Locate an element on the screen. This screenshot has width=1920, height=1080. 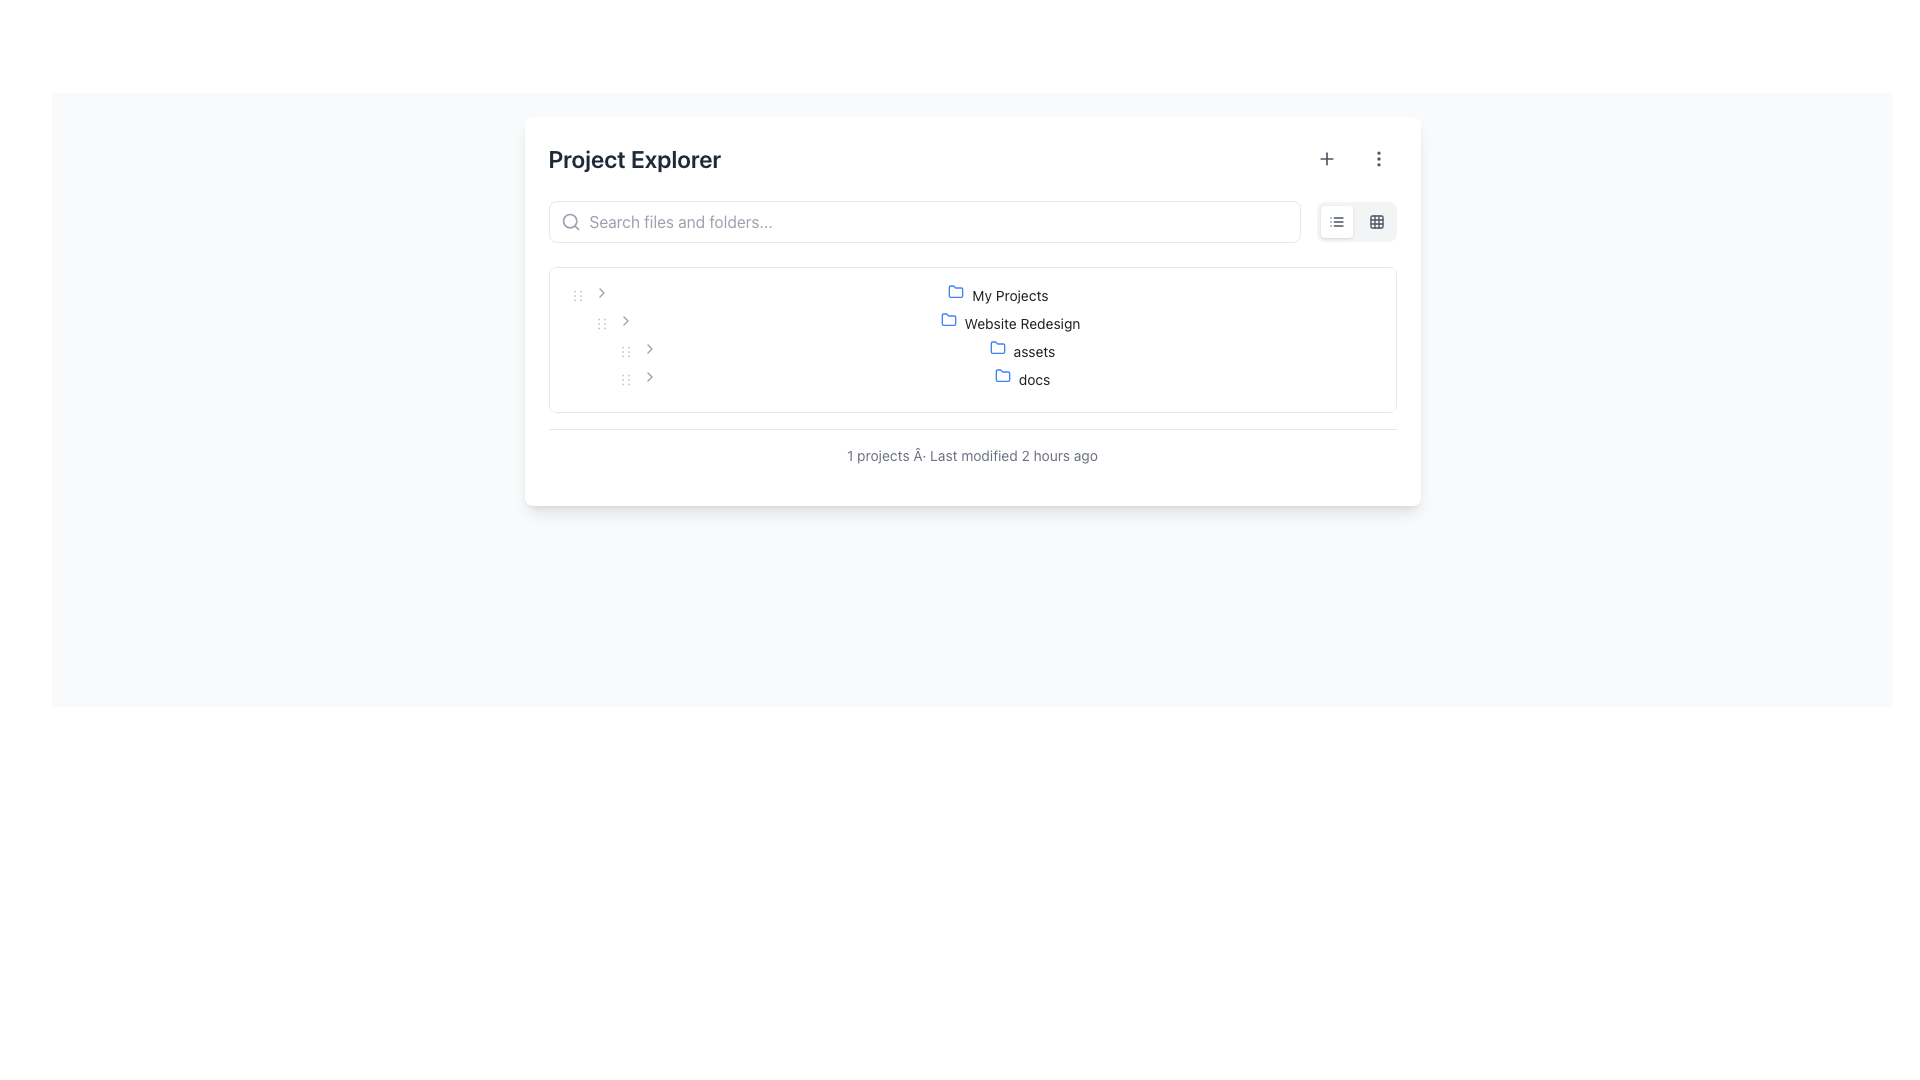
the Grid Cell Icon located at the upper-right corner of the interface is located at coordinates (1375, 222).